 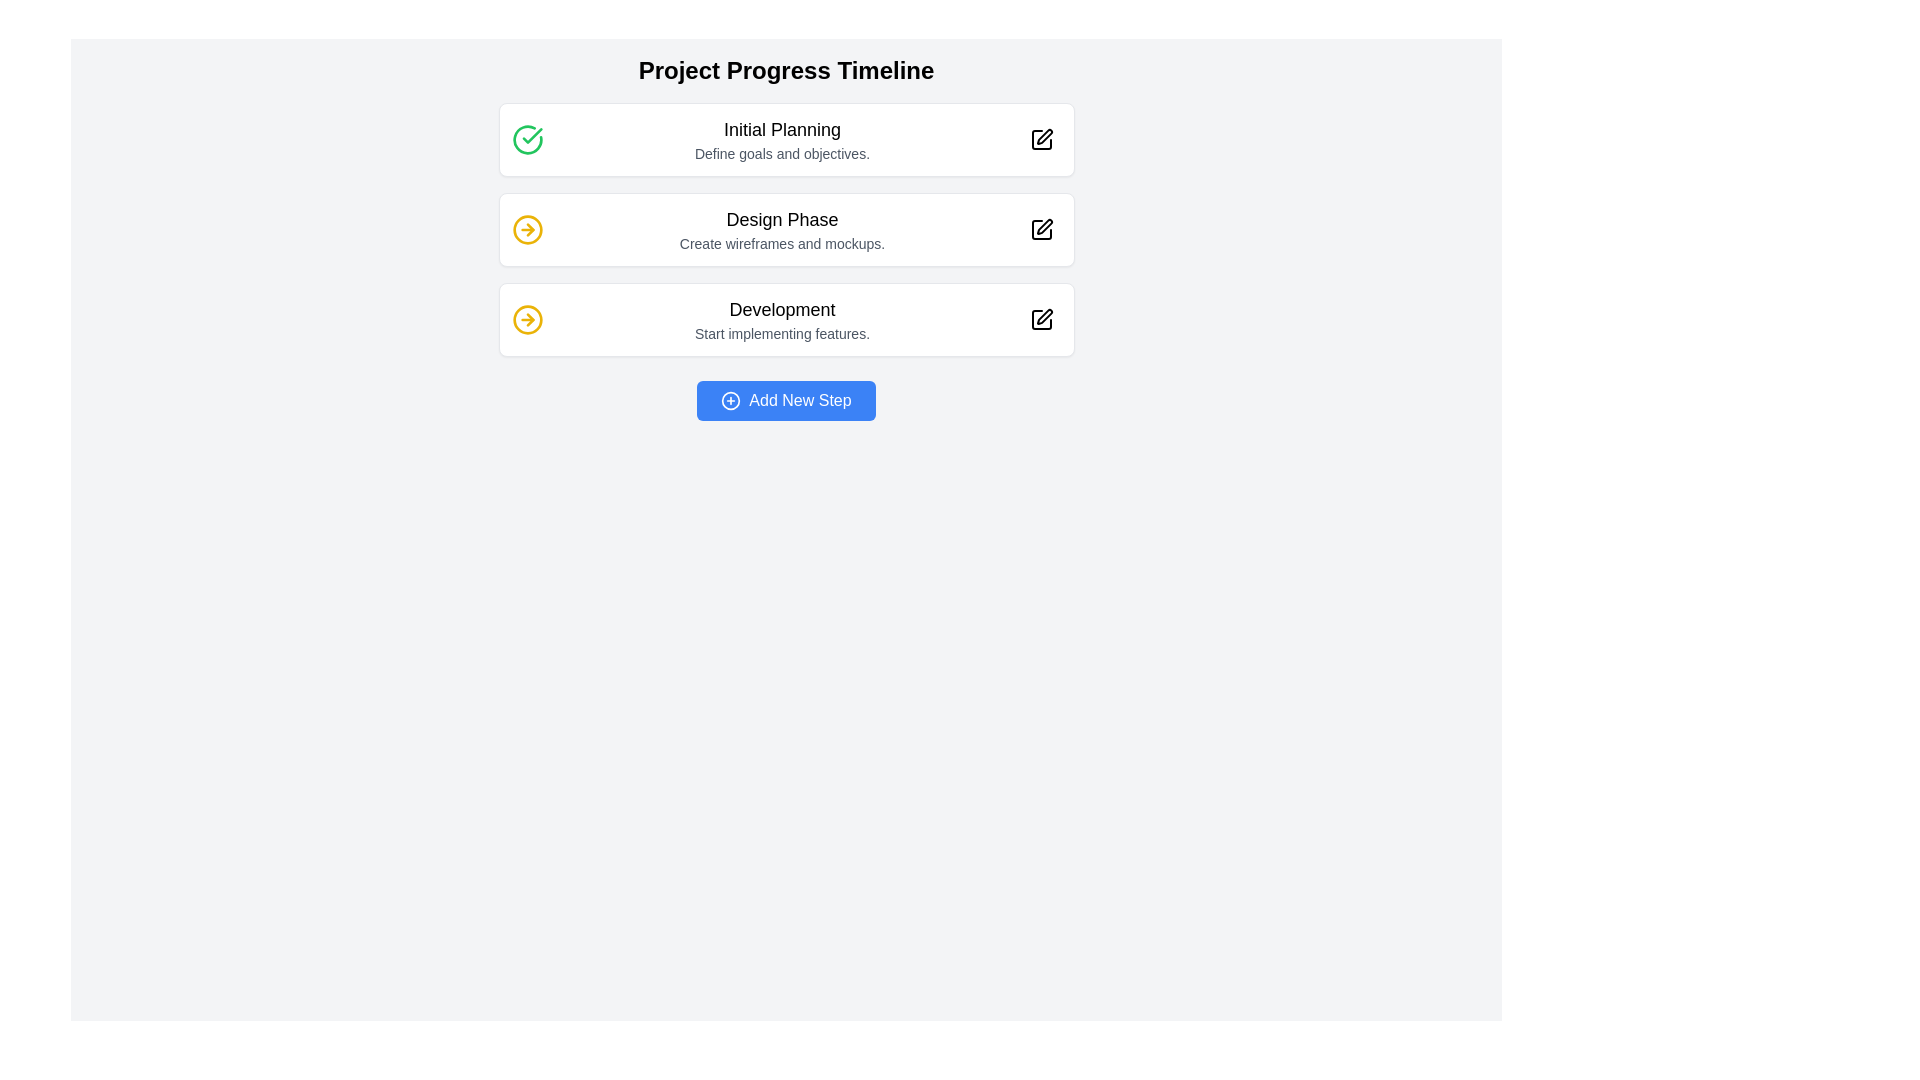 I want to click on text label that describes the 'Design Phase' step in the project timeline, which is centrally aligned in the second card of the vertical stack of step cards, so click(x=781, y=229).